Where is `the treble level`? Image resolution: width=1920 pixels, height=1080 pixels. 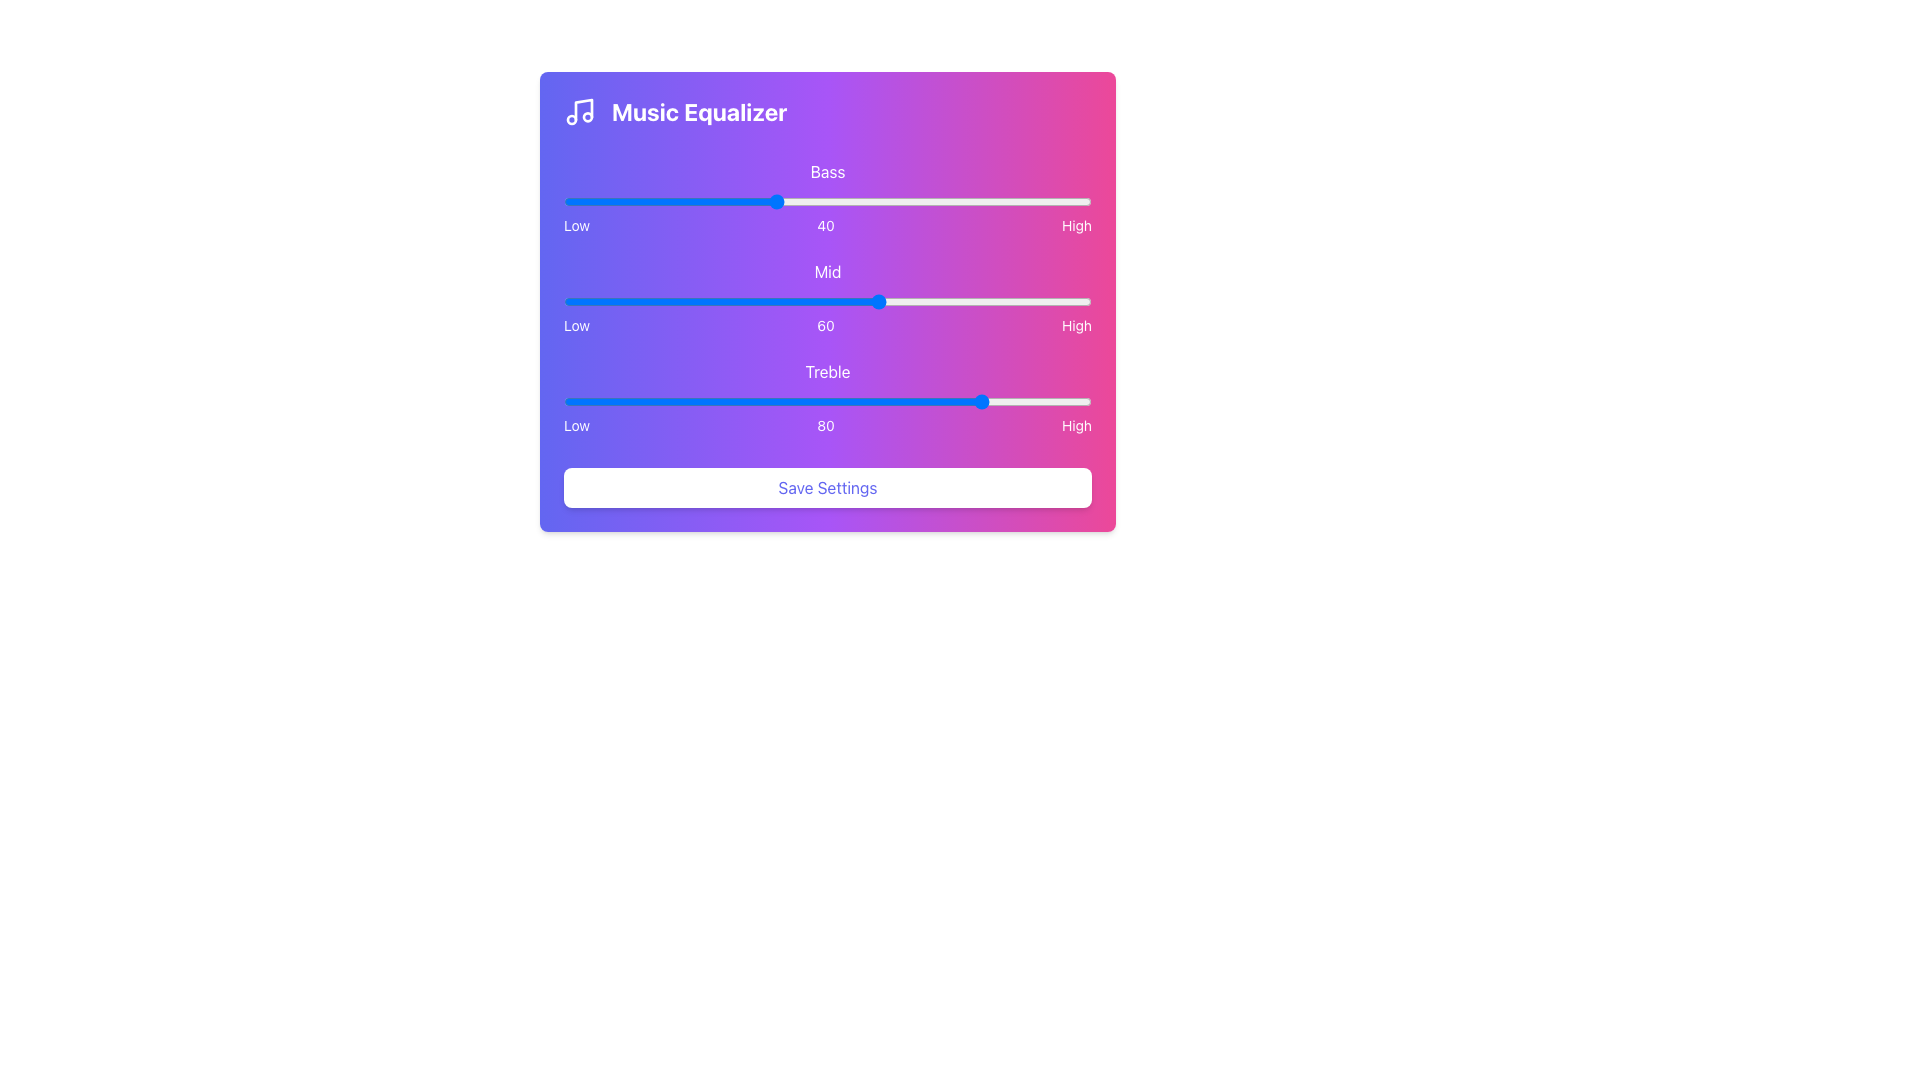
the treble level is located at coordinates (1085, 401).